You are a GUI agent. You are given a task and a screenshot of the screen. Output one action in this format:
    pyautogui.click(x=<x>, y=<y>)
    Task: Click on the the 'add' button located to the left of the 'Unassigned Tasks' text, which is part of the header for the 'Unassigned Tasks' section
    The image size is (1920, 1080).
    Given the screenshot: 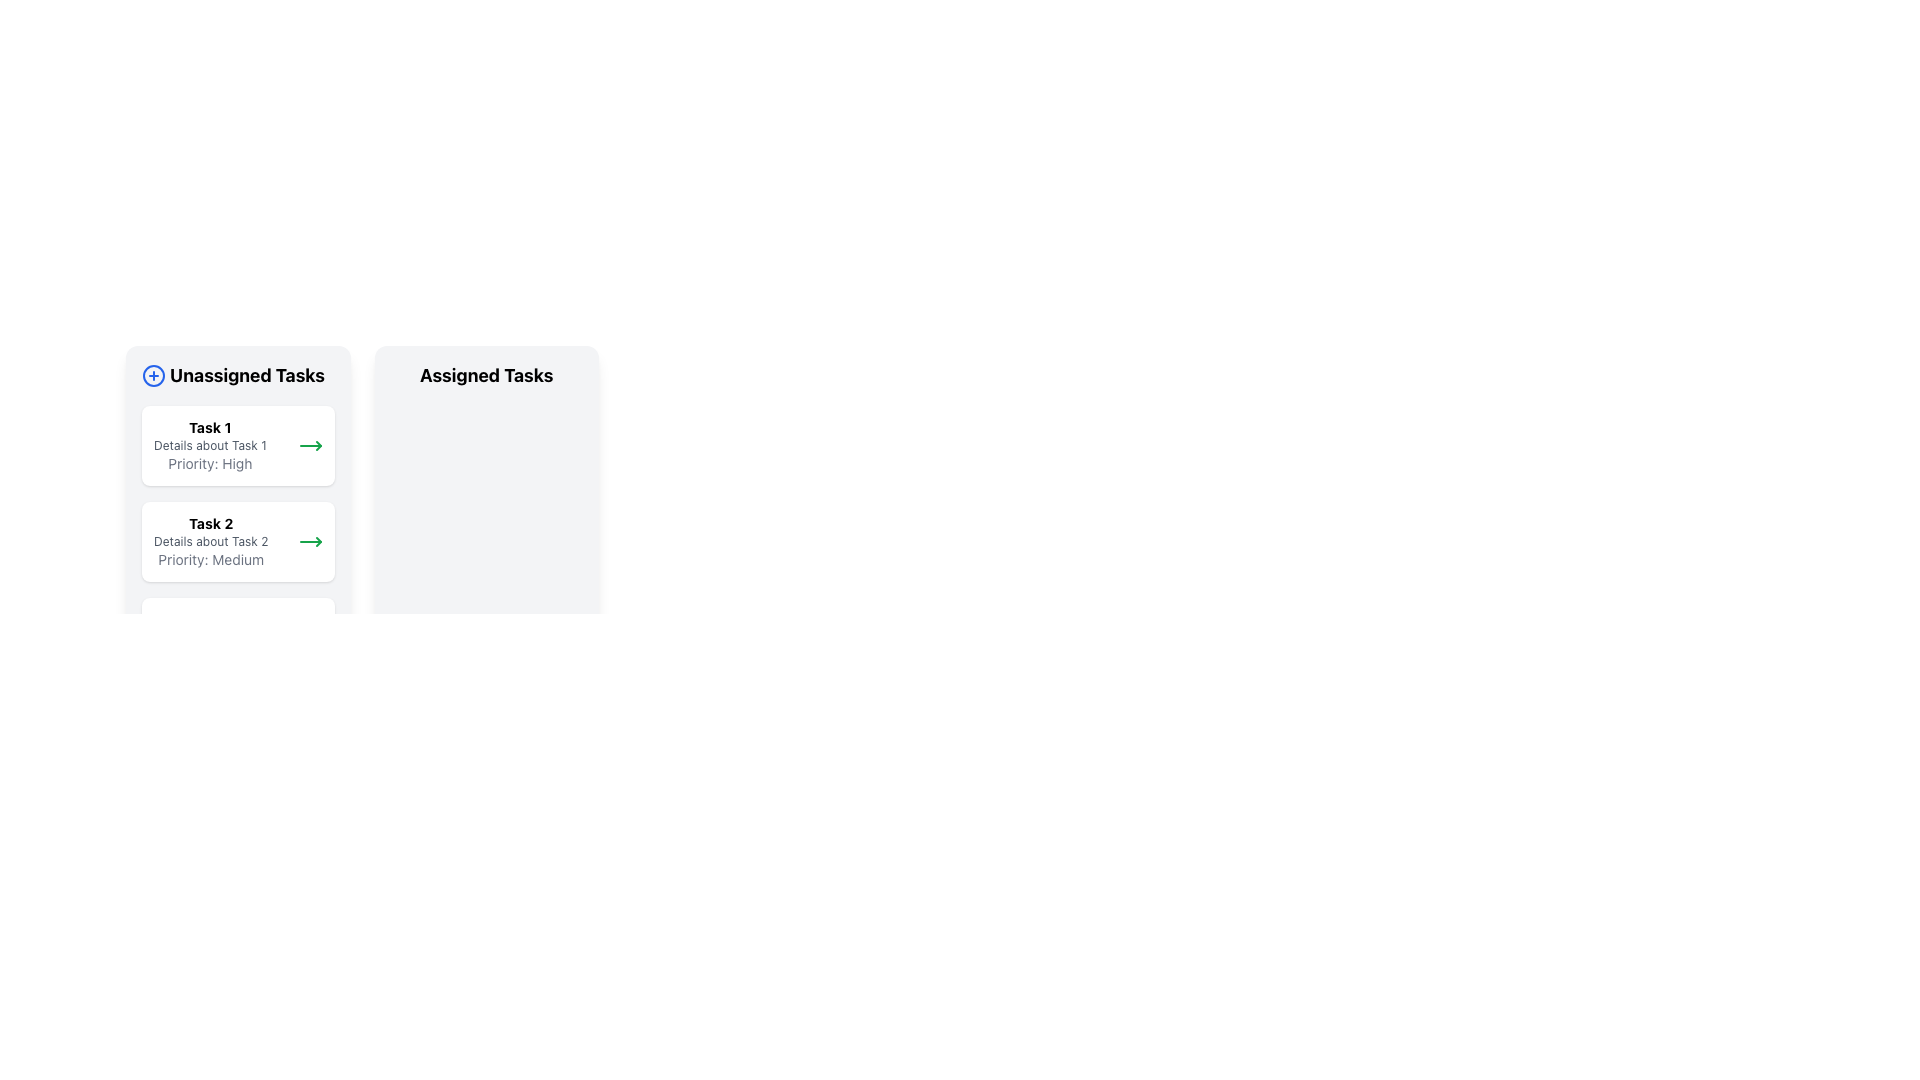 What is the action you would take?
    pyautogui.click(x=152, y=375)
    